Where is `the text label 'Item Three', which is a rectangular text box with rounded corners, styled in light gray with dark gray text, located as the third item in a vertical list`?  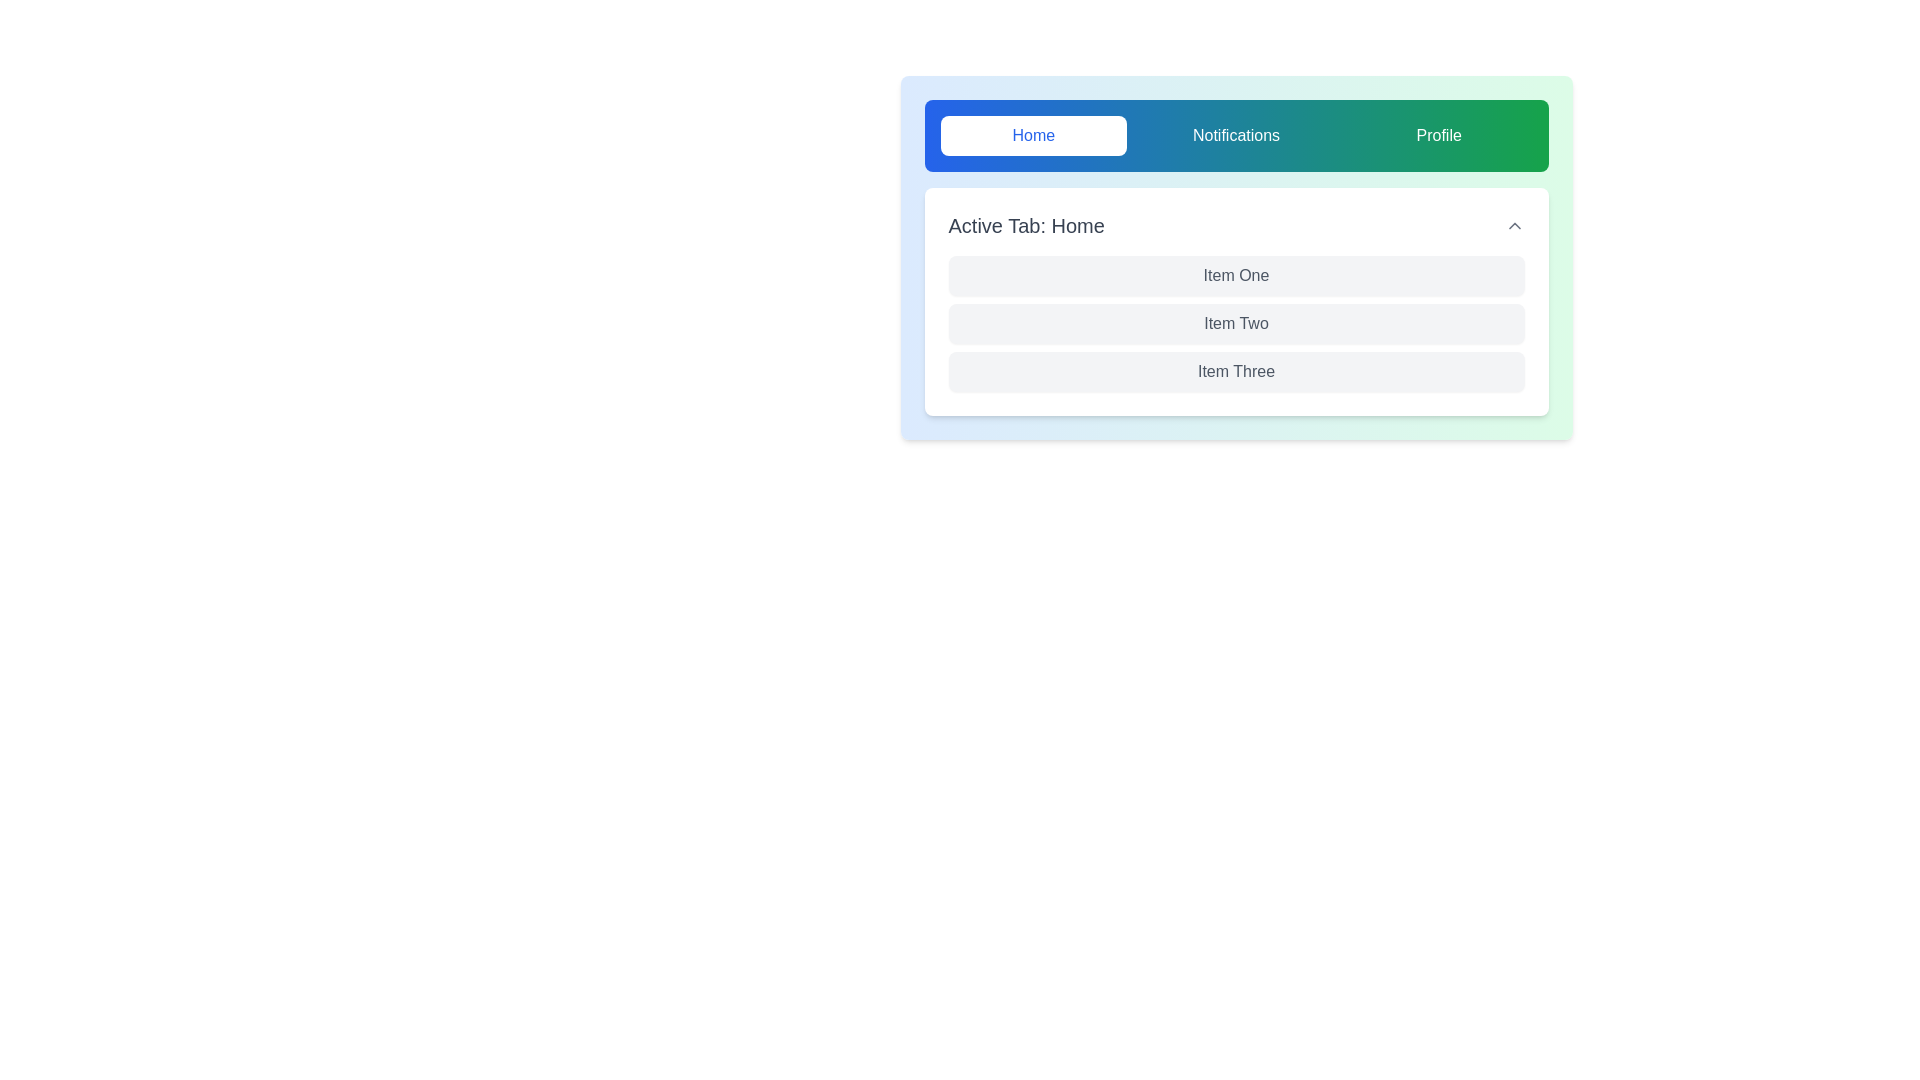
the text label 'Item Three', which is a rectangular text box with rounded corners, styled in light gray with dark gray text, located as the third item in a vertical list is located at coordinates (1235, 371).